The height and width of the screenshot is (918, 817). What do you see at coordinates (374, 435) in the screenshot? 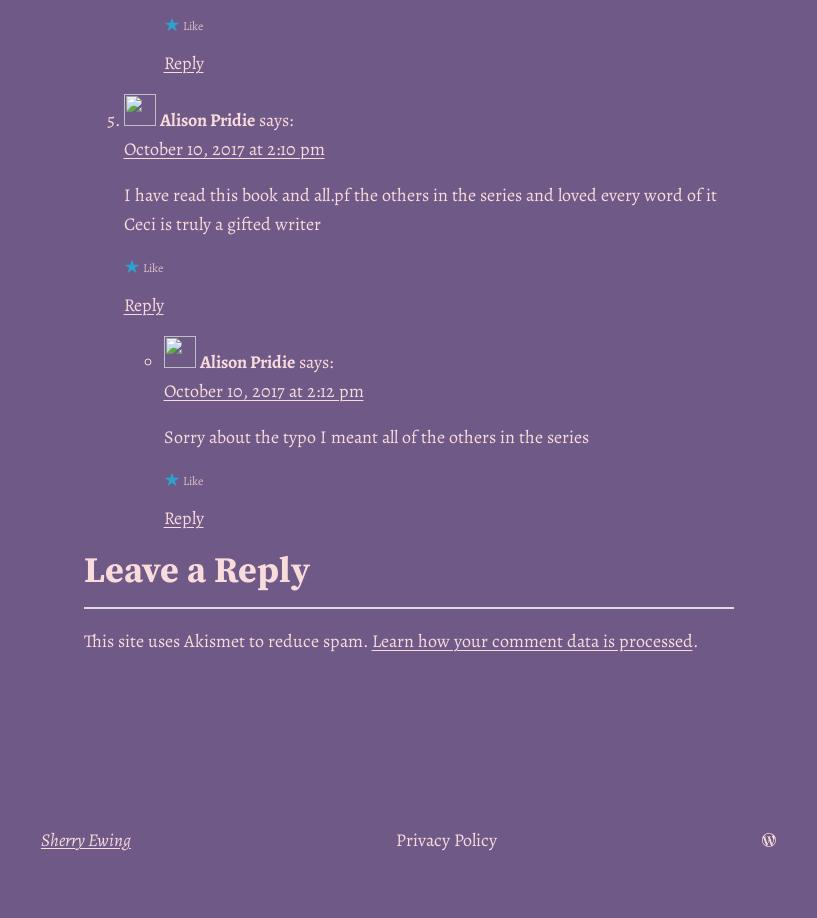
I see `'Sorry about the typo I meant all of the others in the series'` at bounding box center [374, 435].